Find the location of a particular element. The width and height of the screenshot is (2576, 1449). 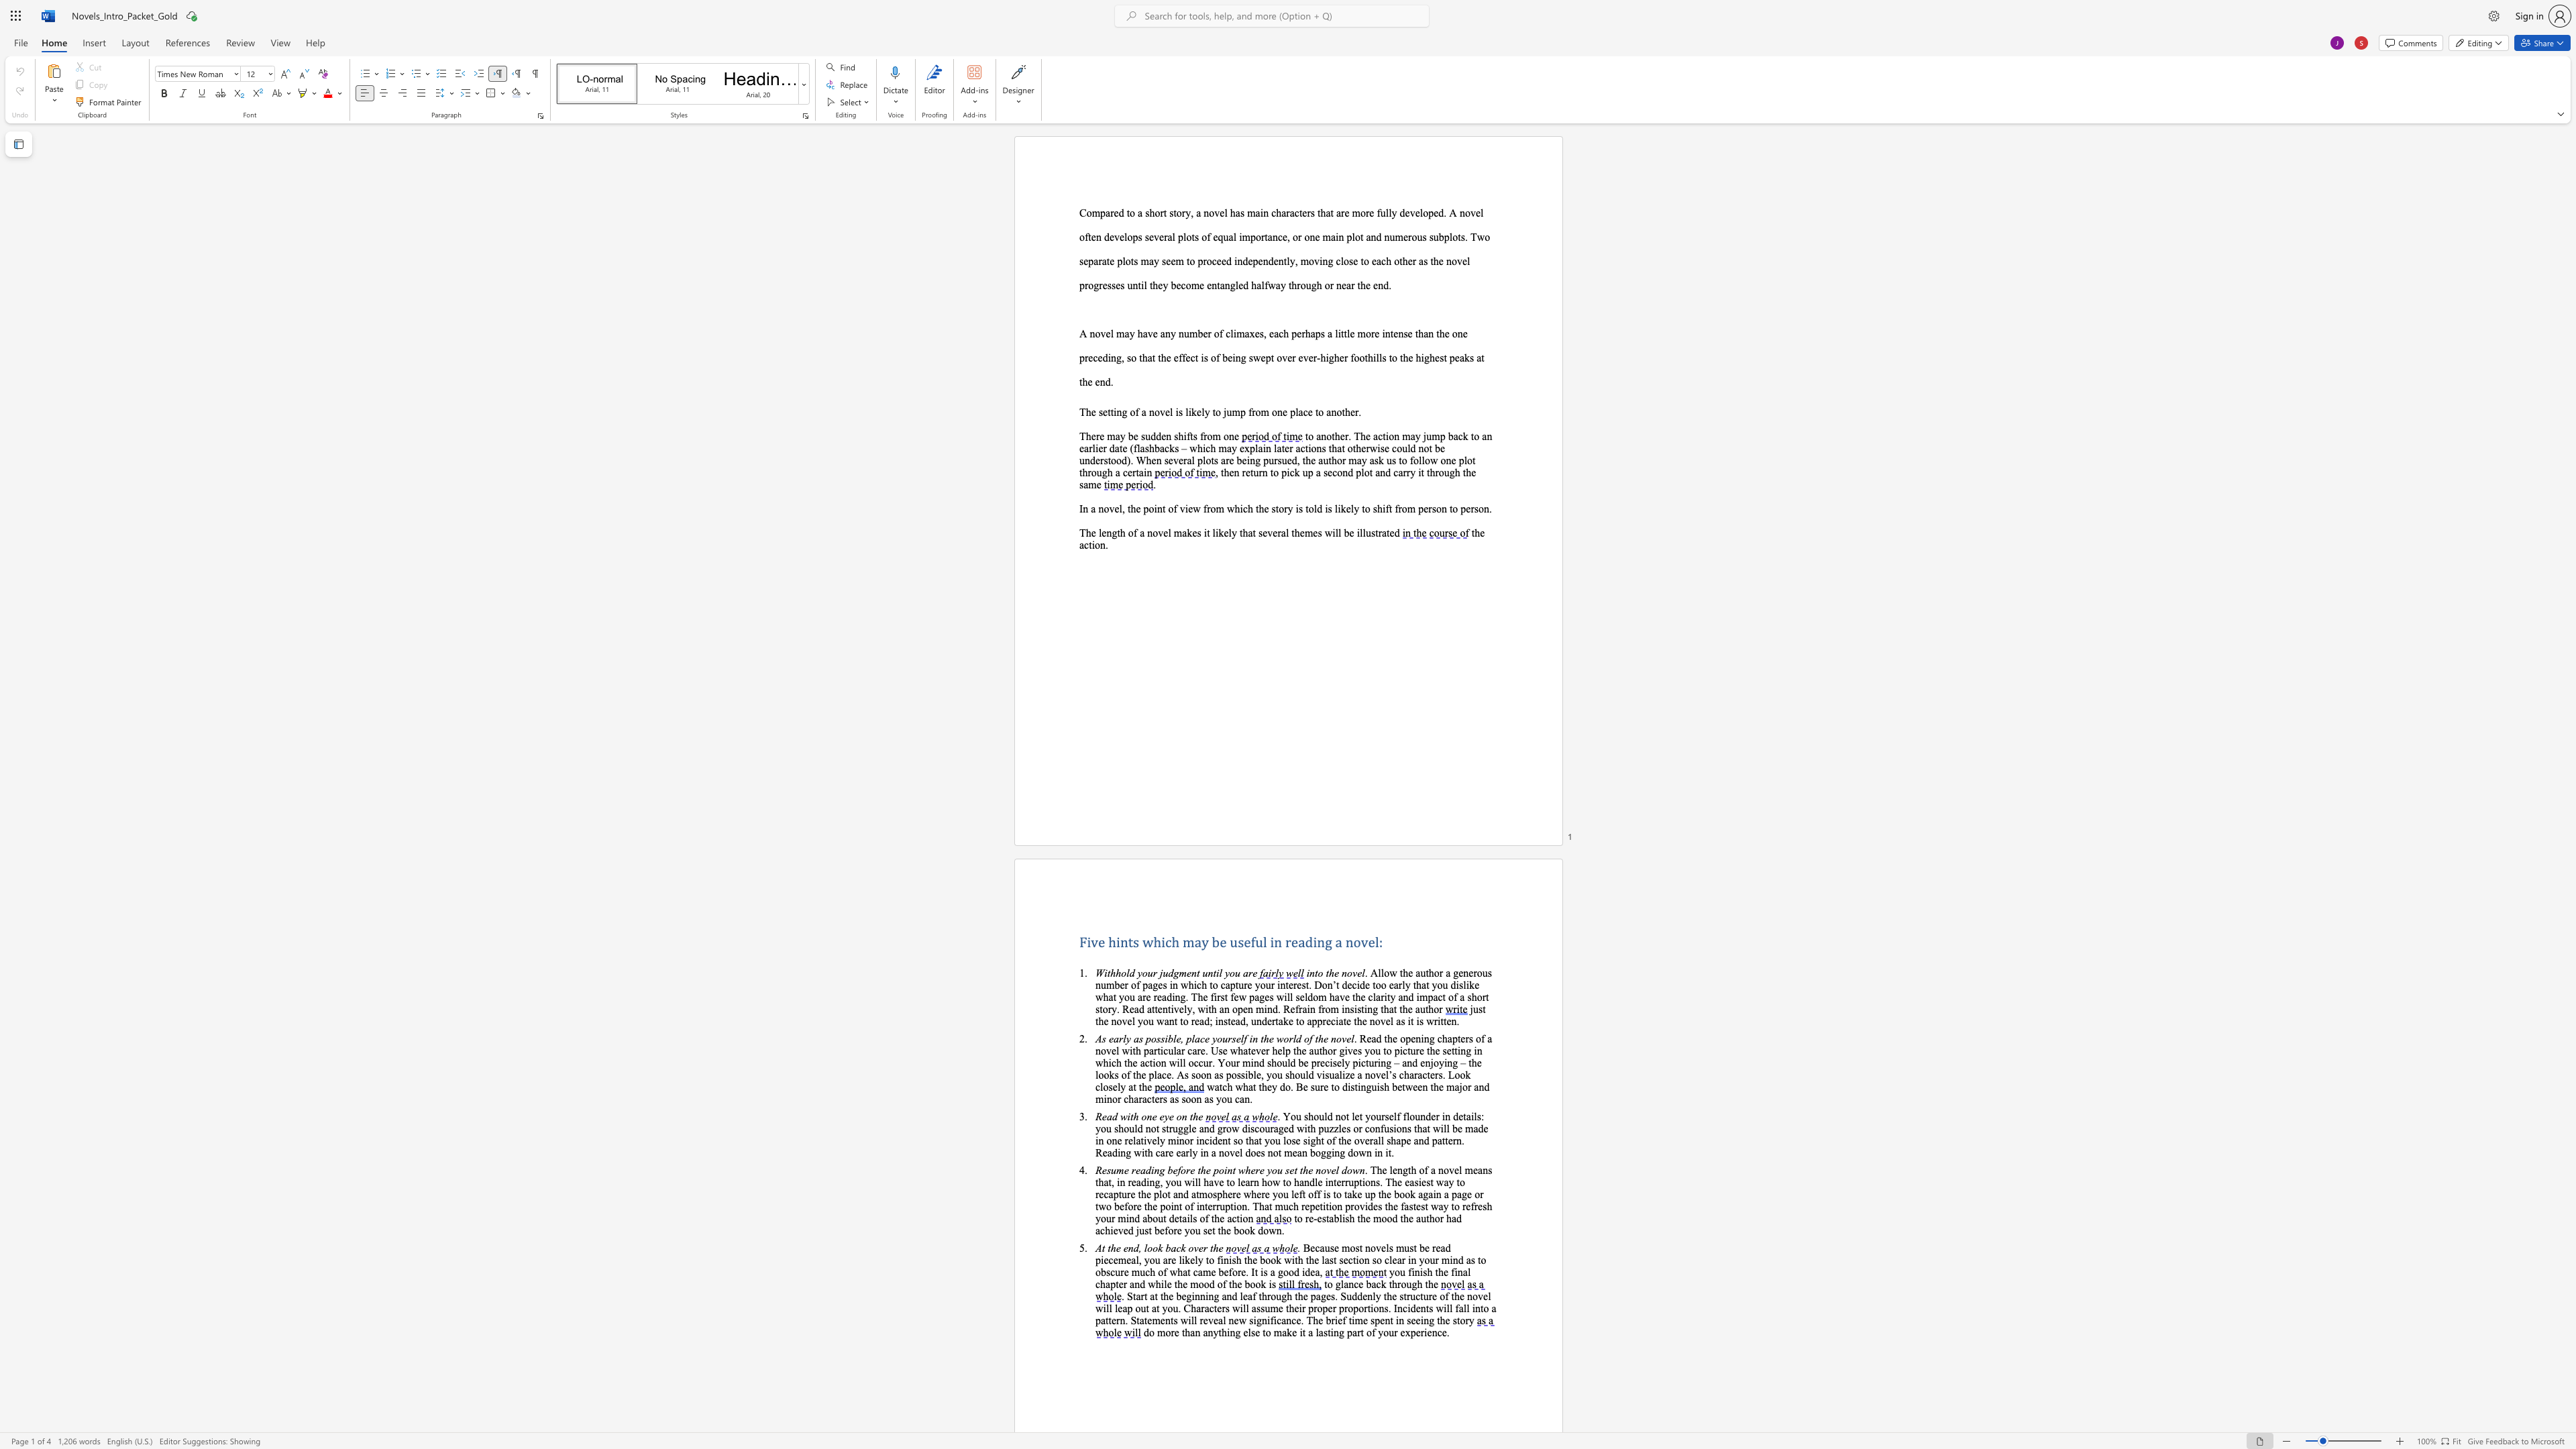

the subset text "pe and pattern. Reading with care early in a novel does not mean bogging down" within the text "incident so that you lose sight of the overall shape and pattern. Reading with care early in a novel does not mean bogging down in it." is located at coordinates (1400, 1140).